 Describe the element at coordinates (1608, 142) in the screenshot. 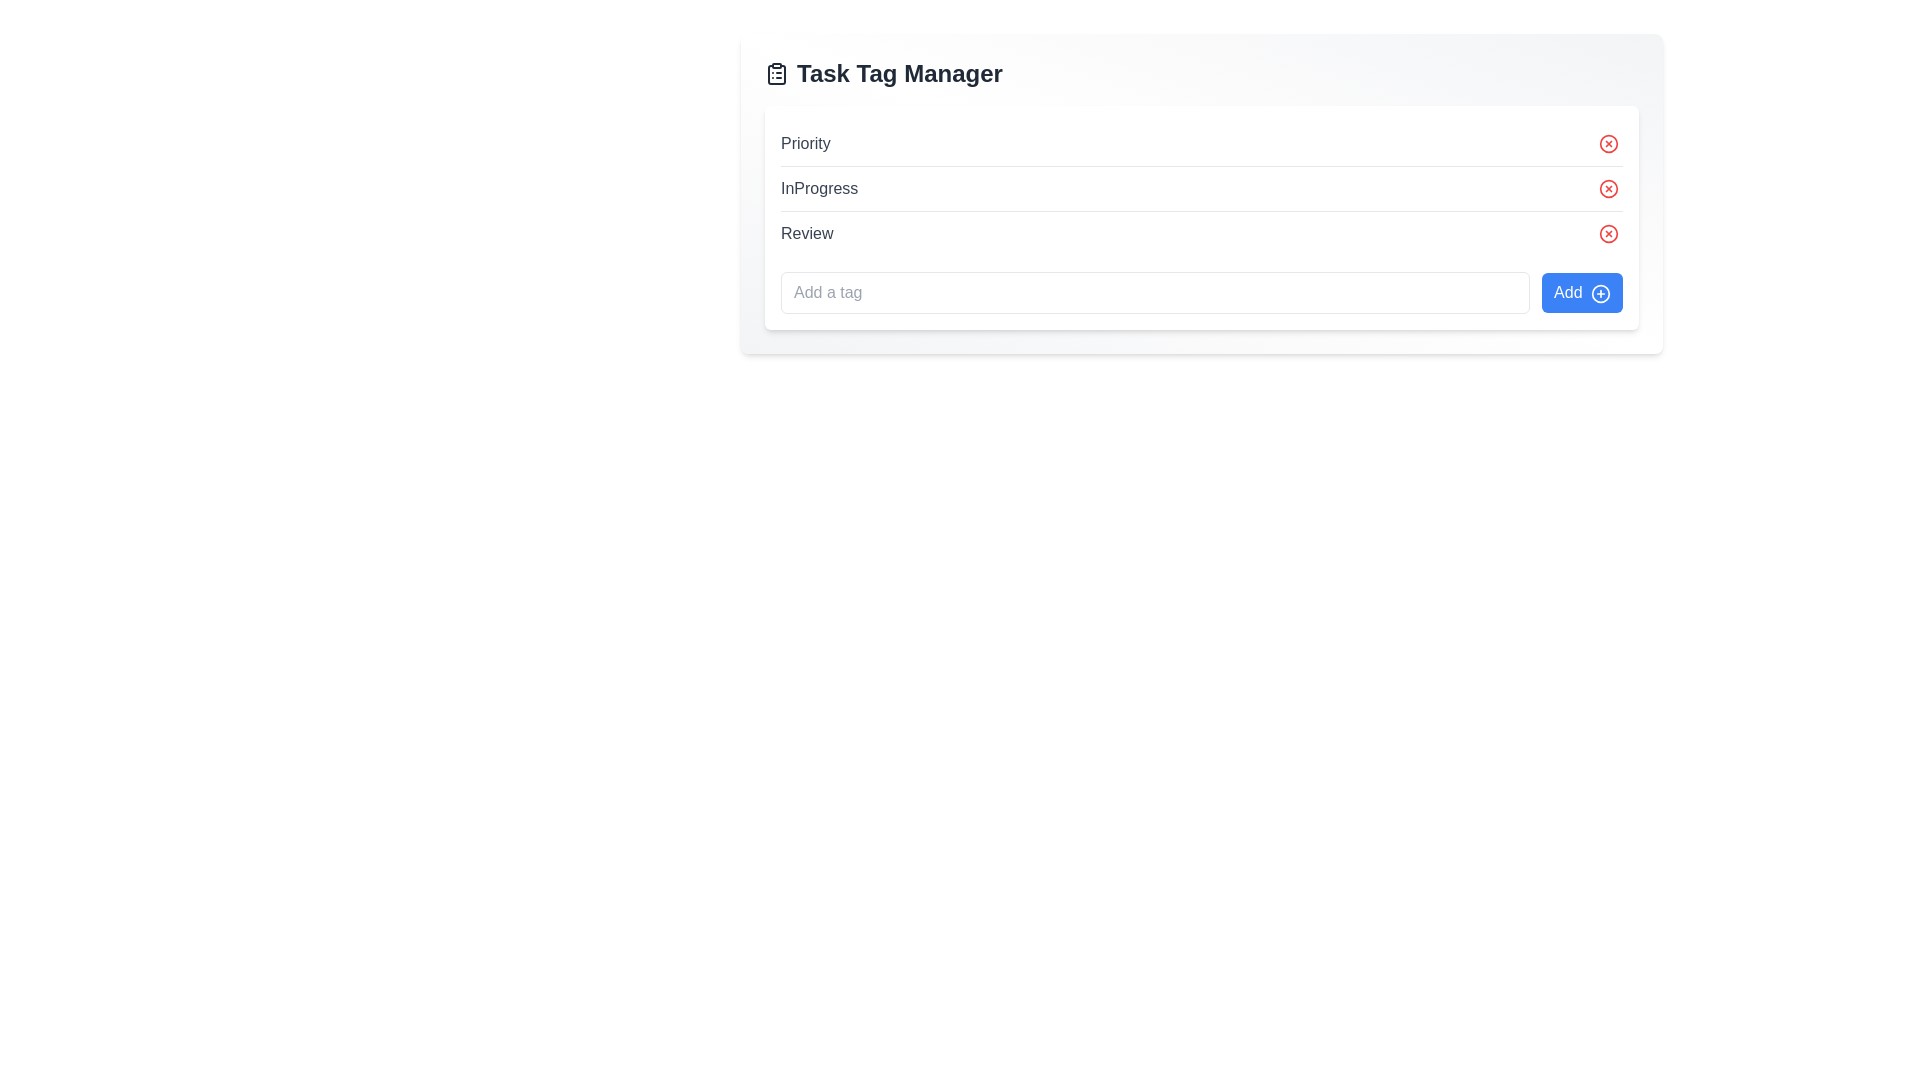

I see `the circular red 'X' button located at the rightmost position of the row labeled 'Priority' under the 'Task Tag Manager' heading` at that location.